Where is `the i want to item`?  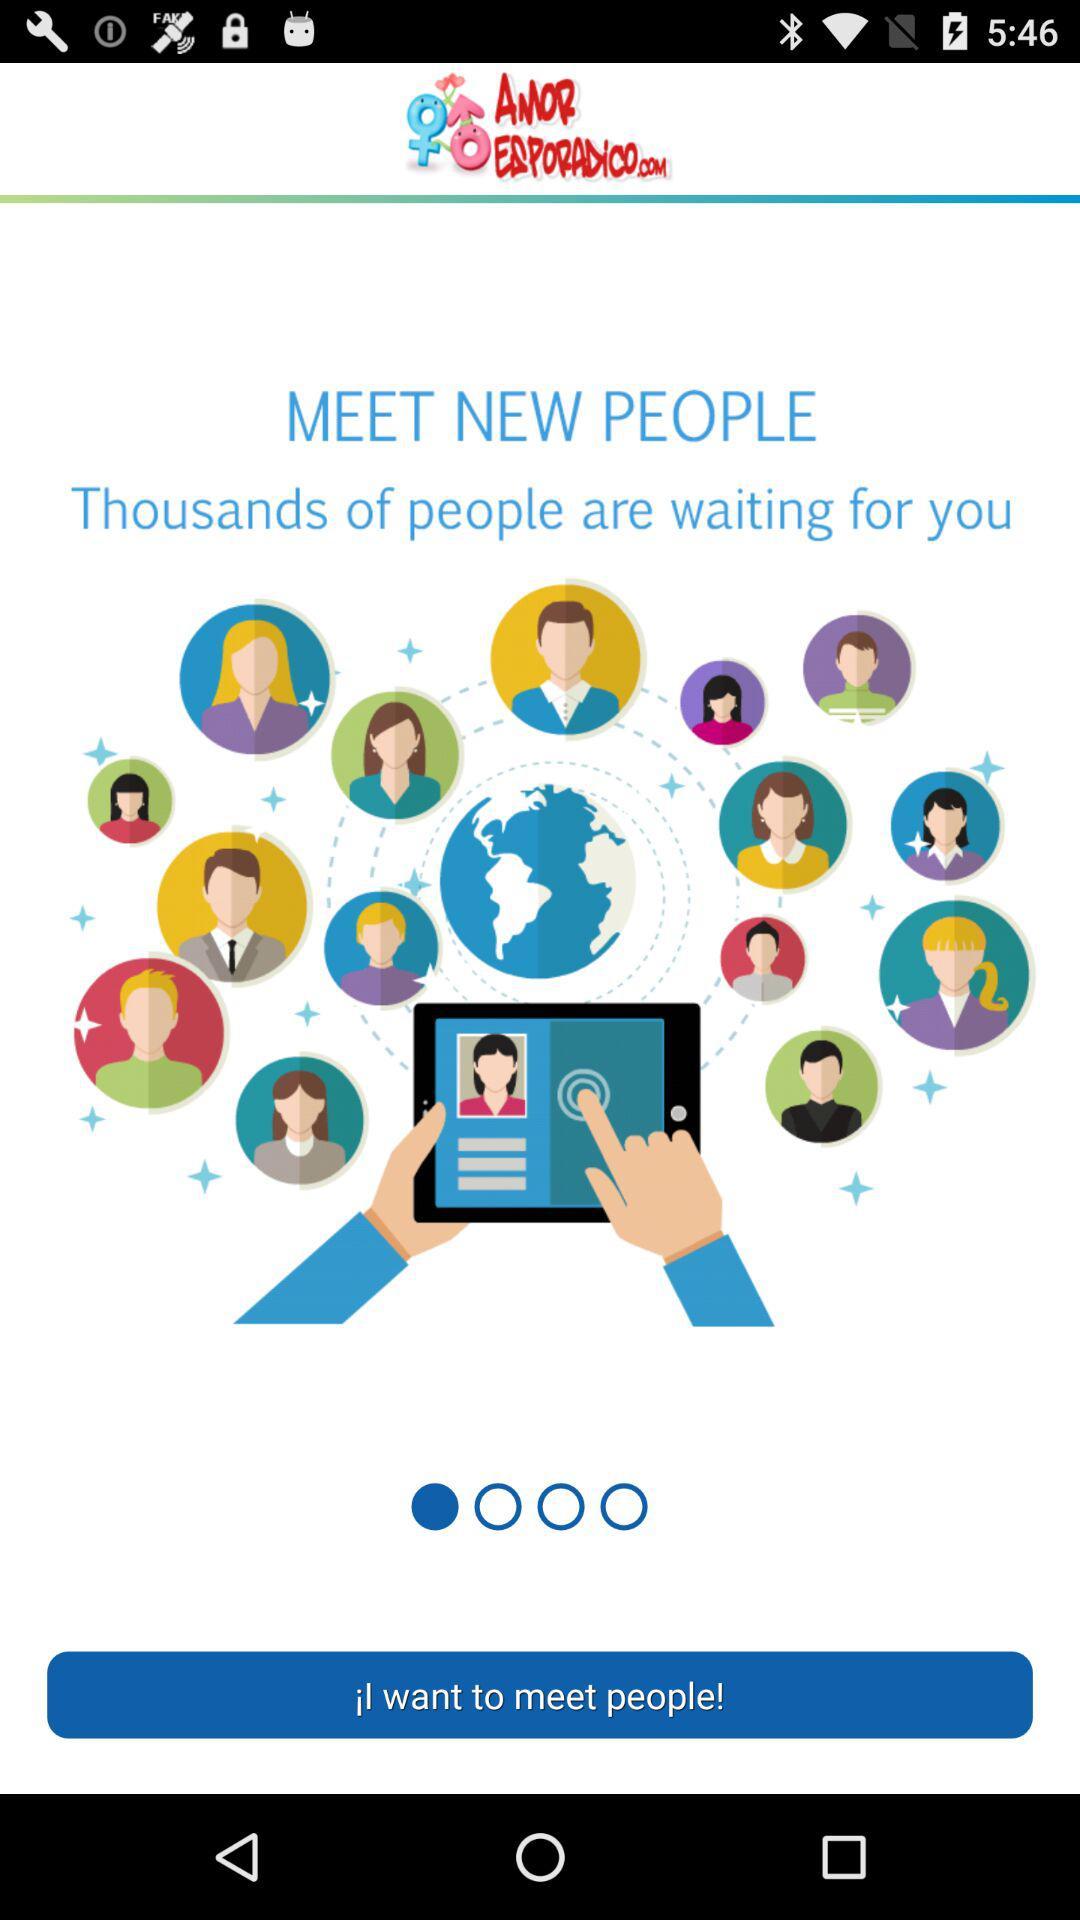 the i want to item is located at coordinates (540, 1693).